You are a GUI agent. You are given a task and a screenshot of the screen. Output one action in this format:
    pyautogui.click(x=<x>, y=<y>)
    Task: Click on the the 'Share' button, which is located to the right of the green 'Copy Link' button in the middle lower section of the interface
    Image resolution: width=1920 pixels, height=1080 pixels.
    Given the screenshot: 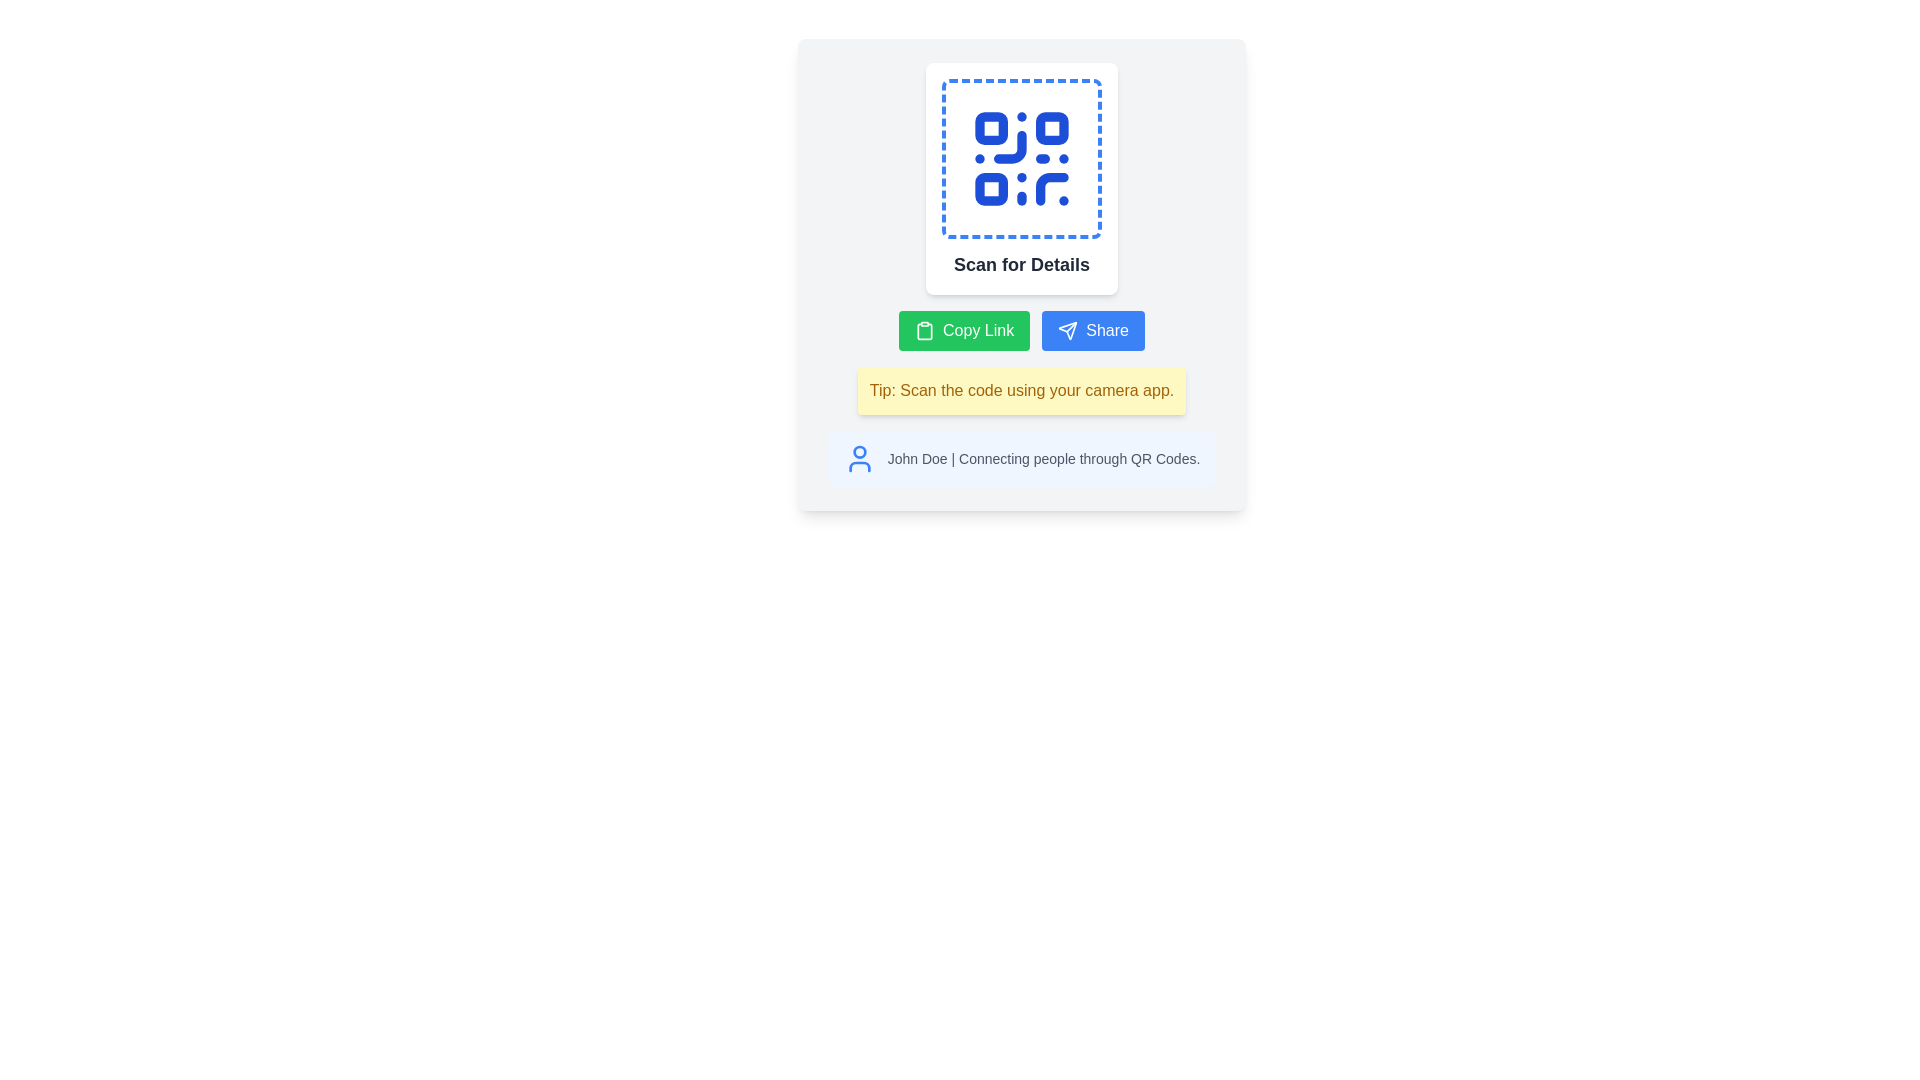 What is the action you would take?
    pyautogui.click(x=1092, y=330)
    